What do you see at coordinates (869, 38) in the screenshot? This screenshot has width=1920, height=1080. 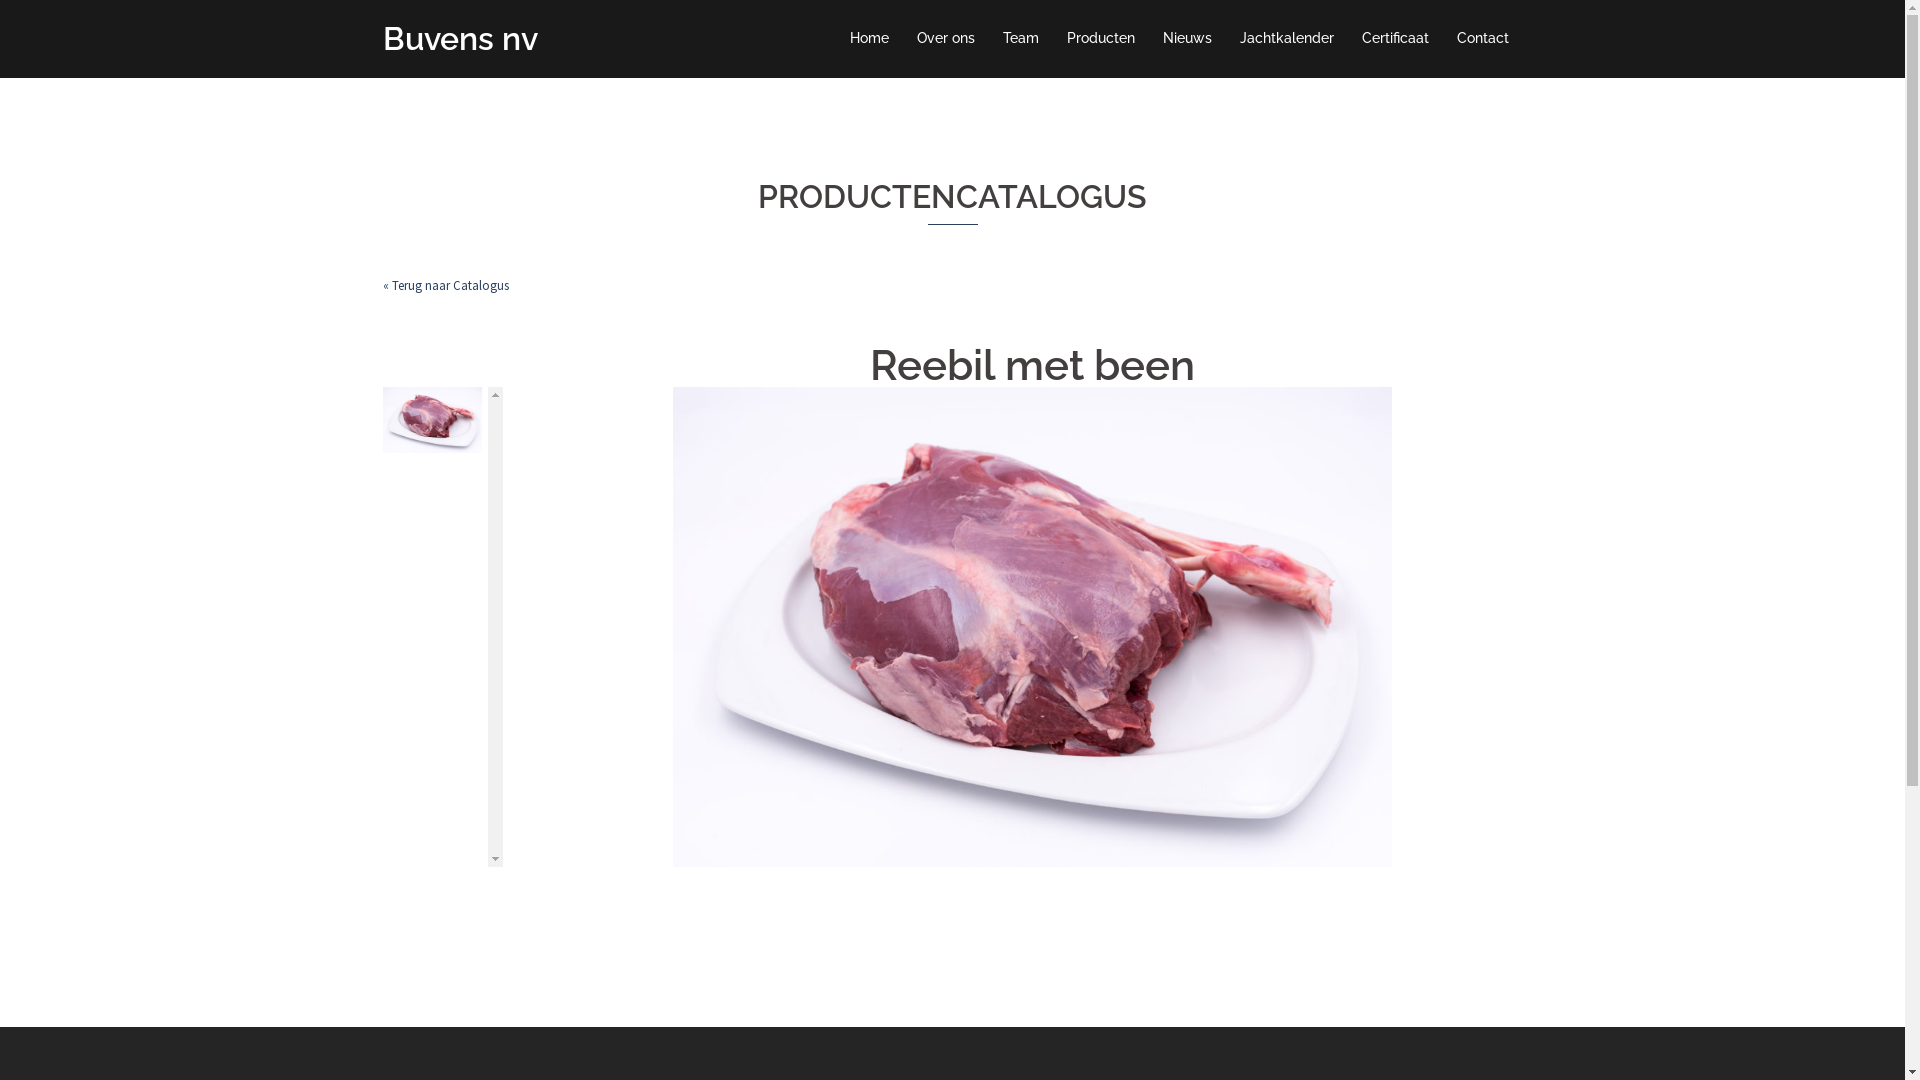 I see `'Home'` at bounding box center [869, 38].